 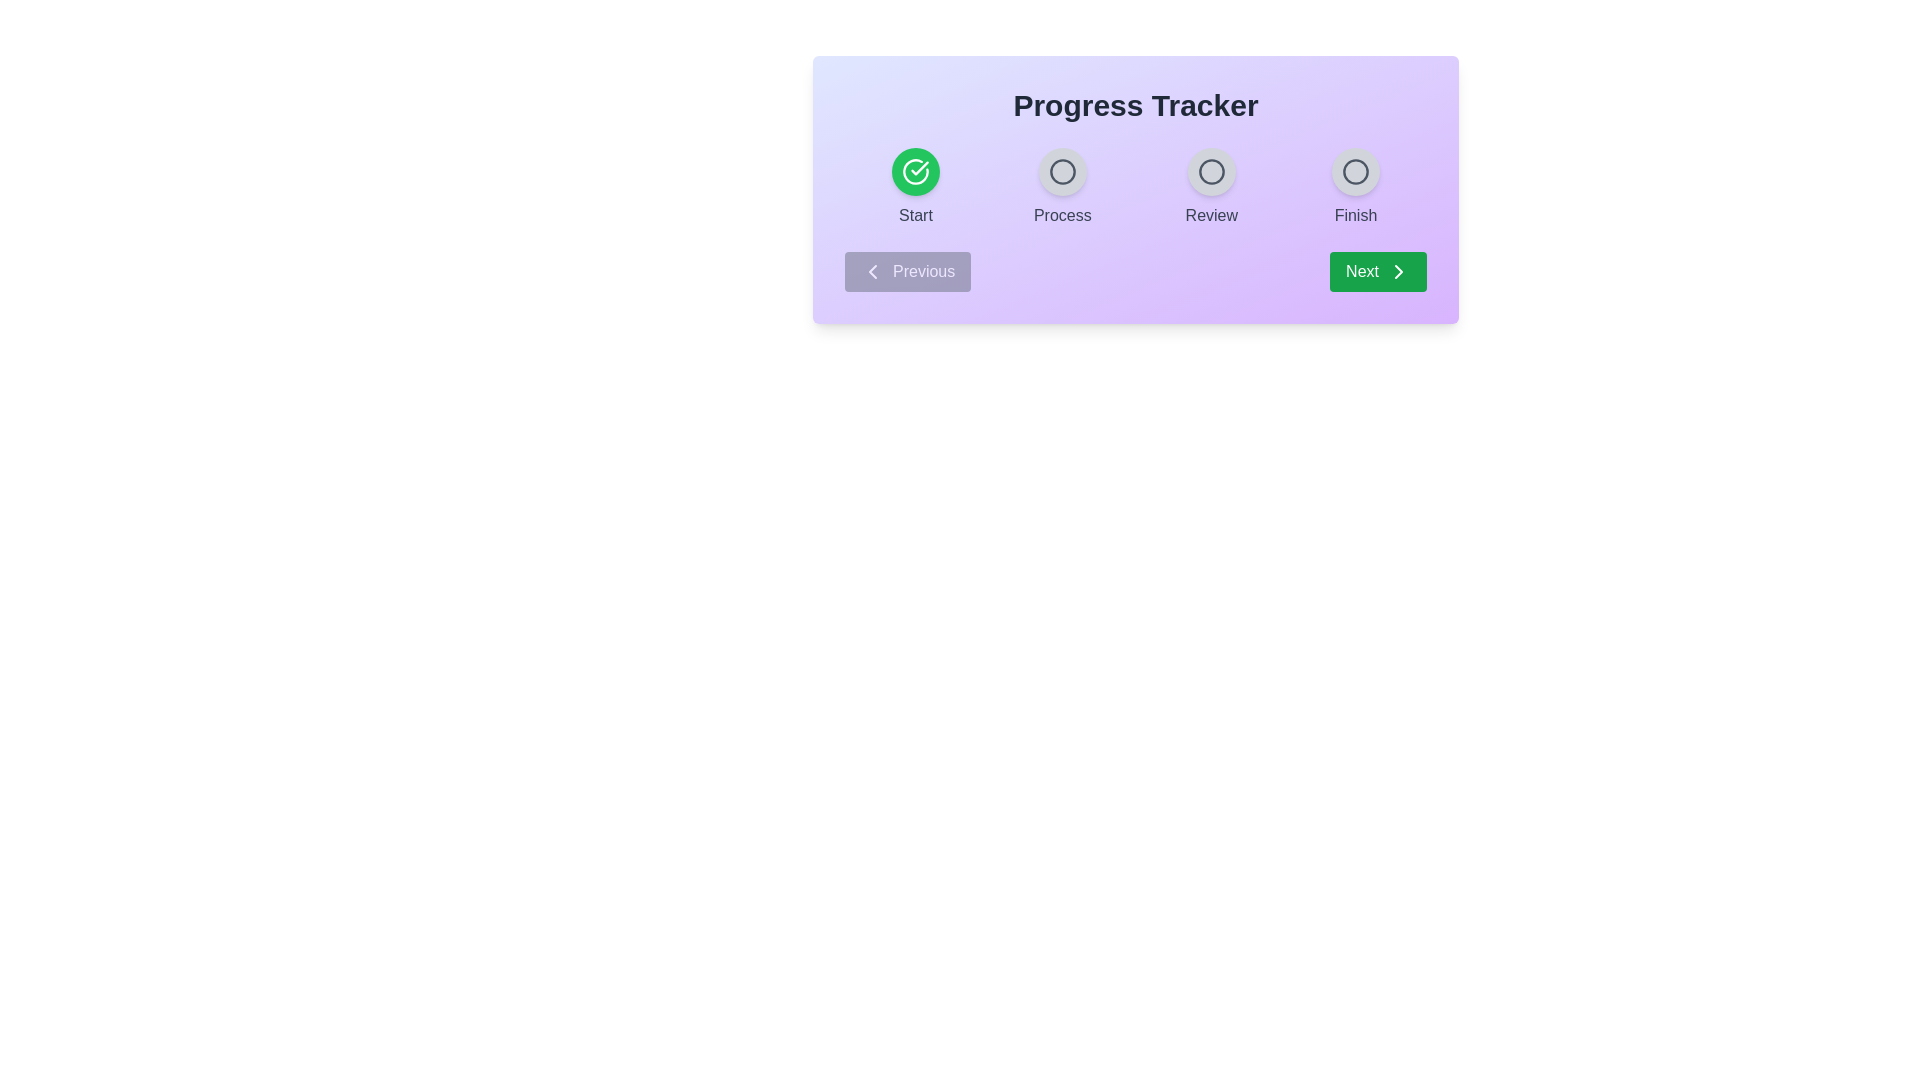 What do you see at coordinates (1061, 171) in the screenshot?
I see `the state of the circular icon with a thin border and hollow center, positioned in the second slot of a row of four similar icons within a progress tracker interface` at bounding box center [1061, 171].